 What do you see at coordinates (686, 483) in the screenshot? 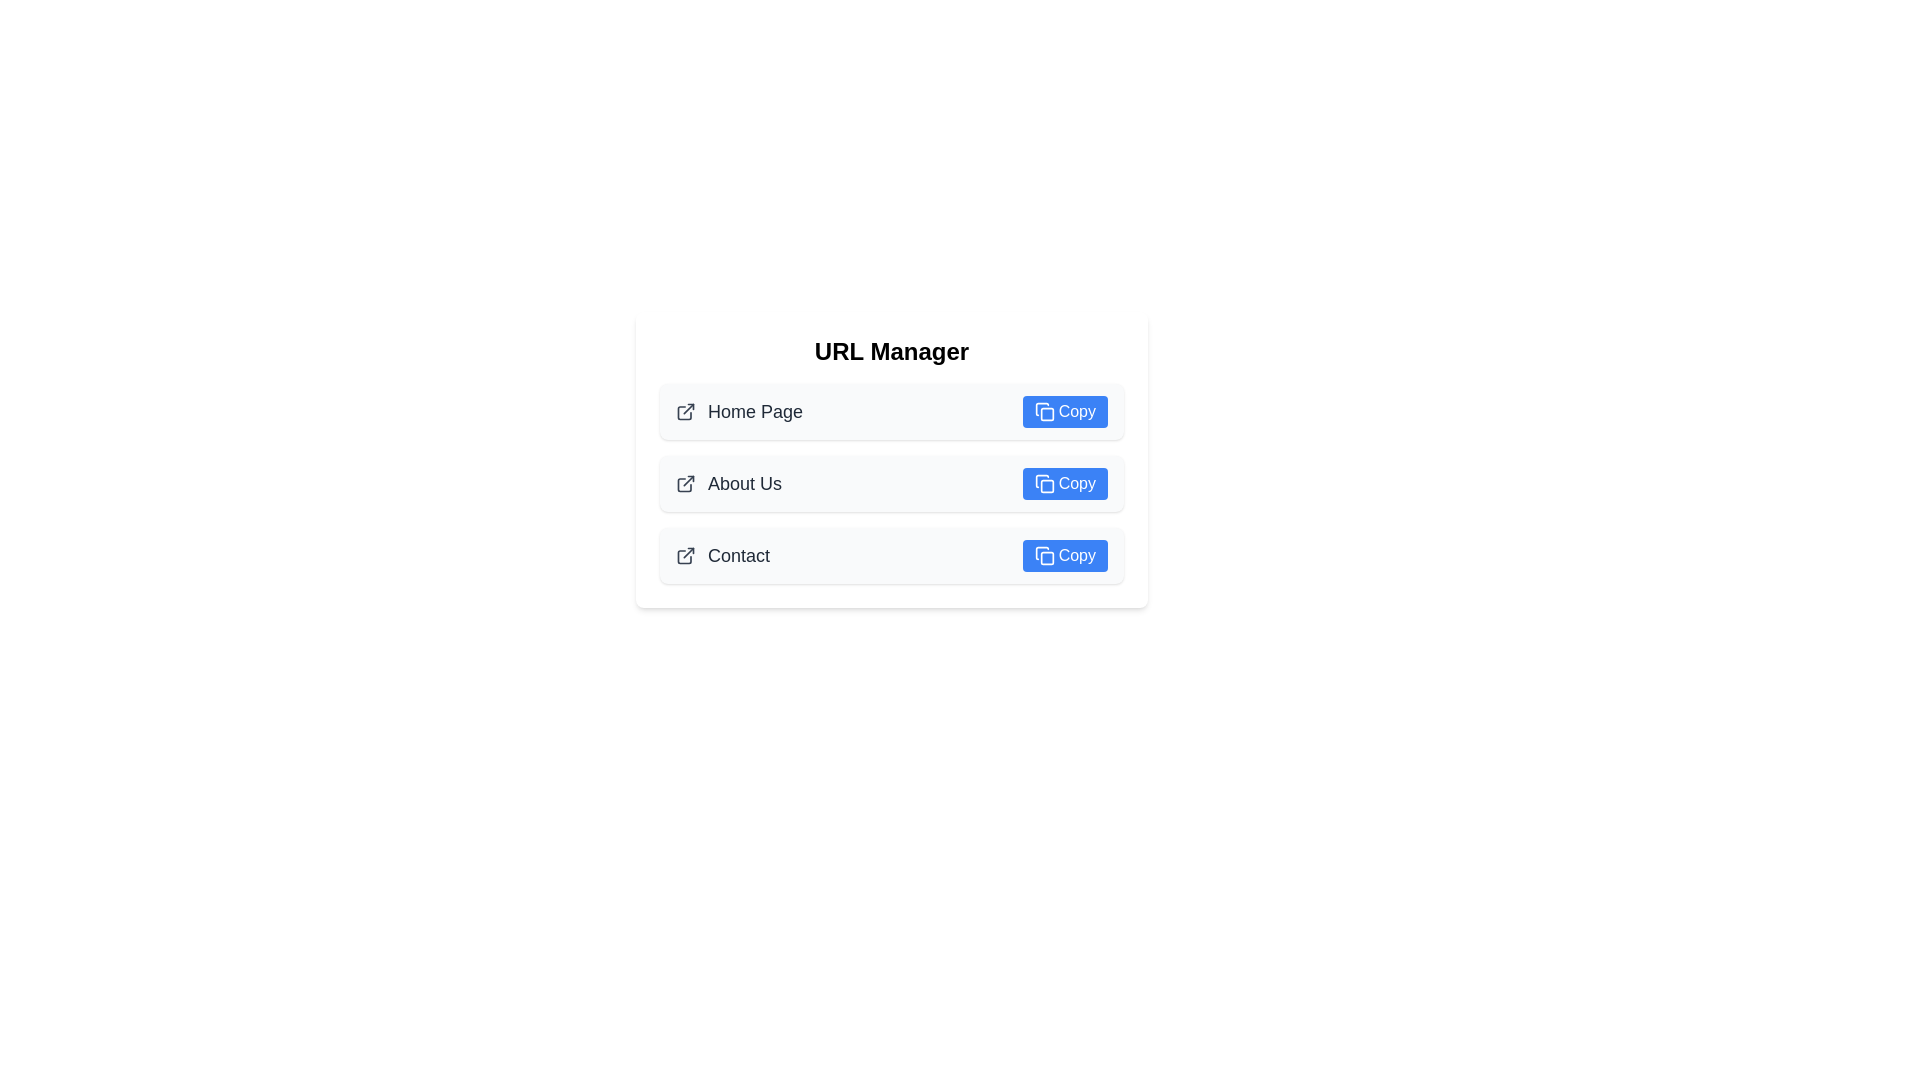
I see `the external link icon located to the left of the 'About Us' text in the second row under 'URL Manager'` at bounding box center [686, 483].